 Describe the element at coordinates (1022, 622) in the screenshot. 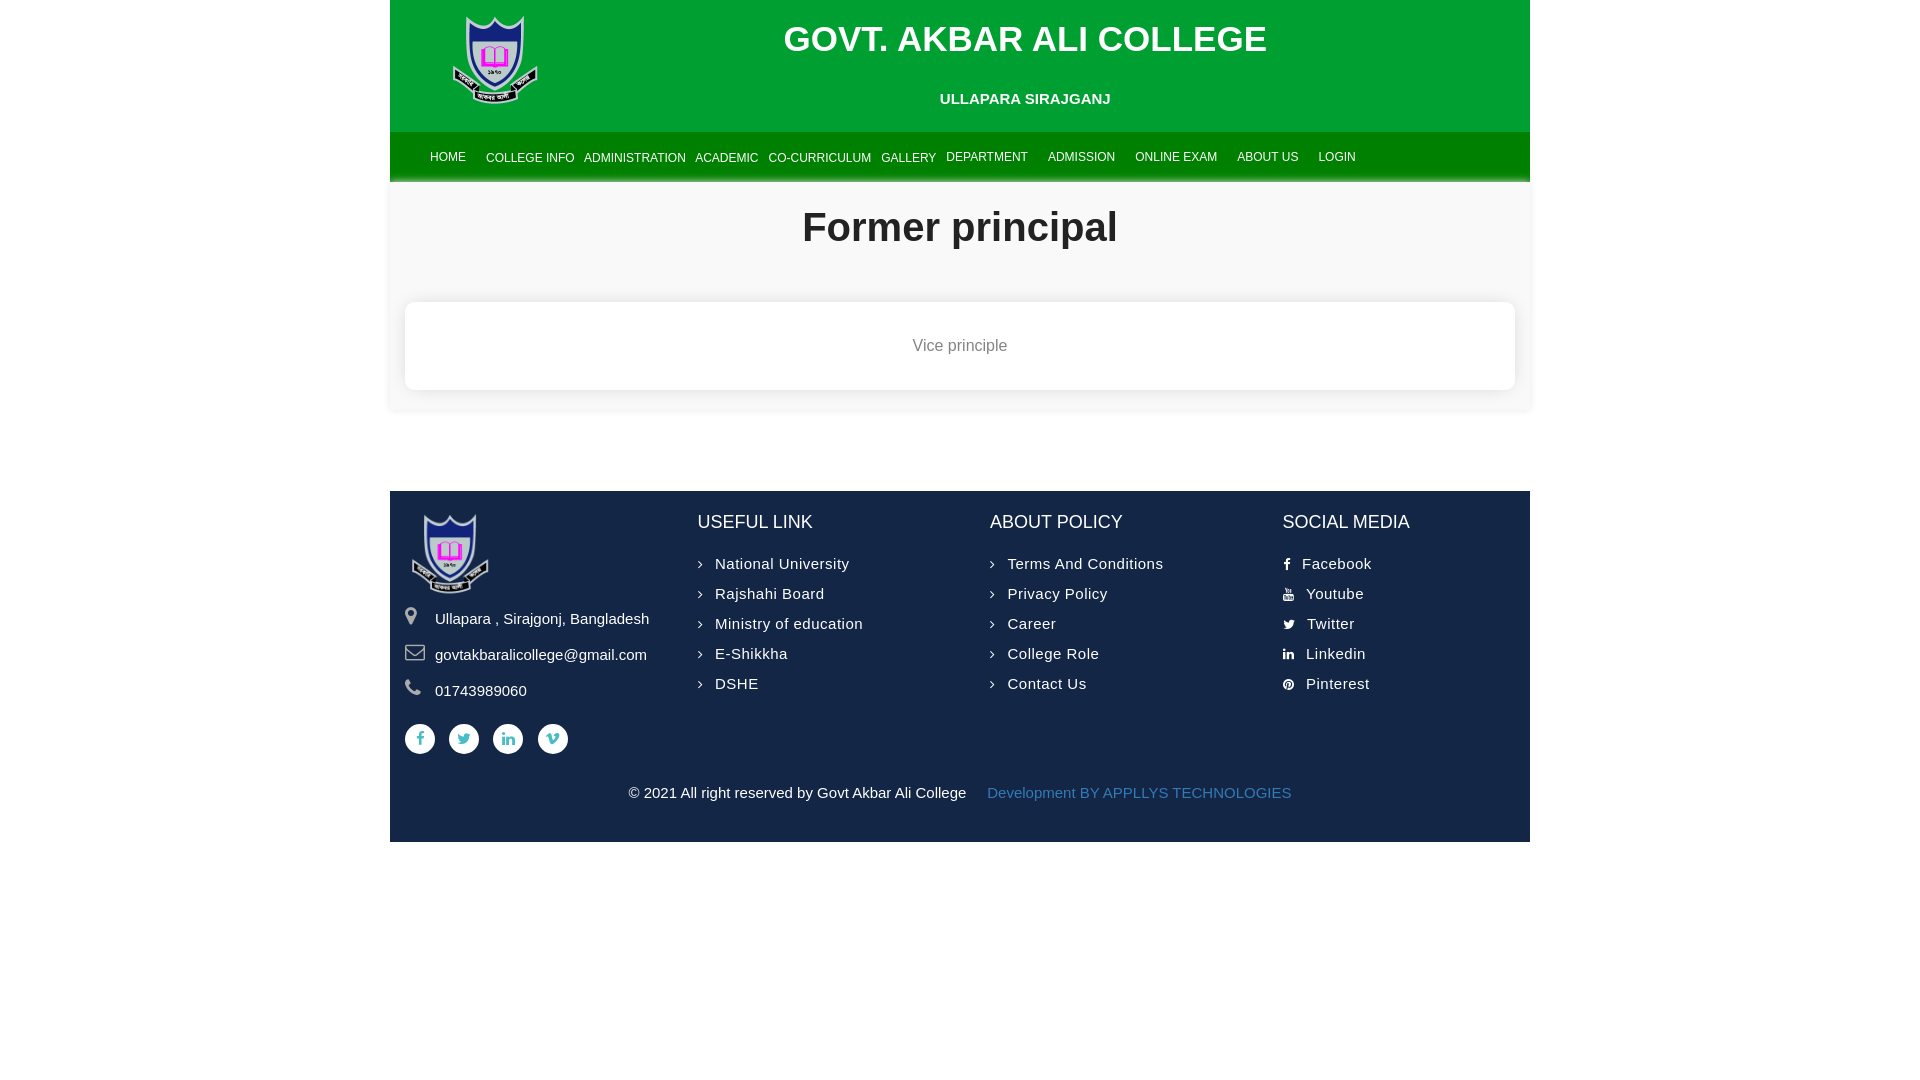

I see `'Career'` at that location.